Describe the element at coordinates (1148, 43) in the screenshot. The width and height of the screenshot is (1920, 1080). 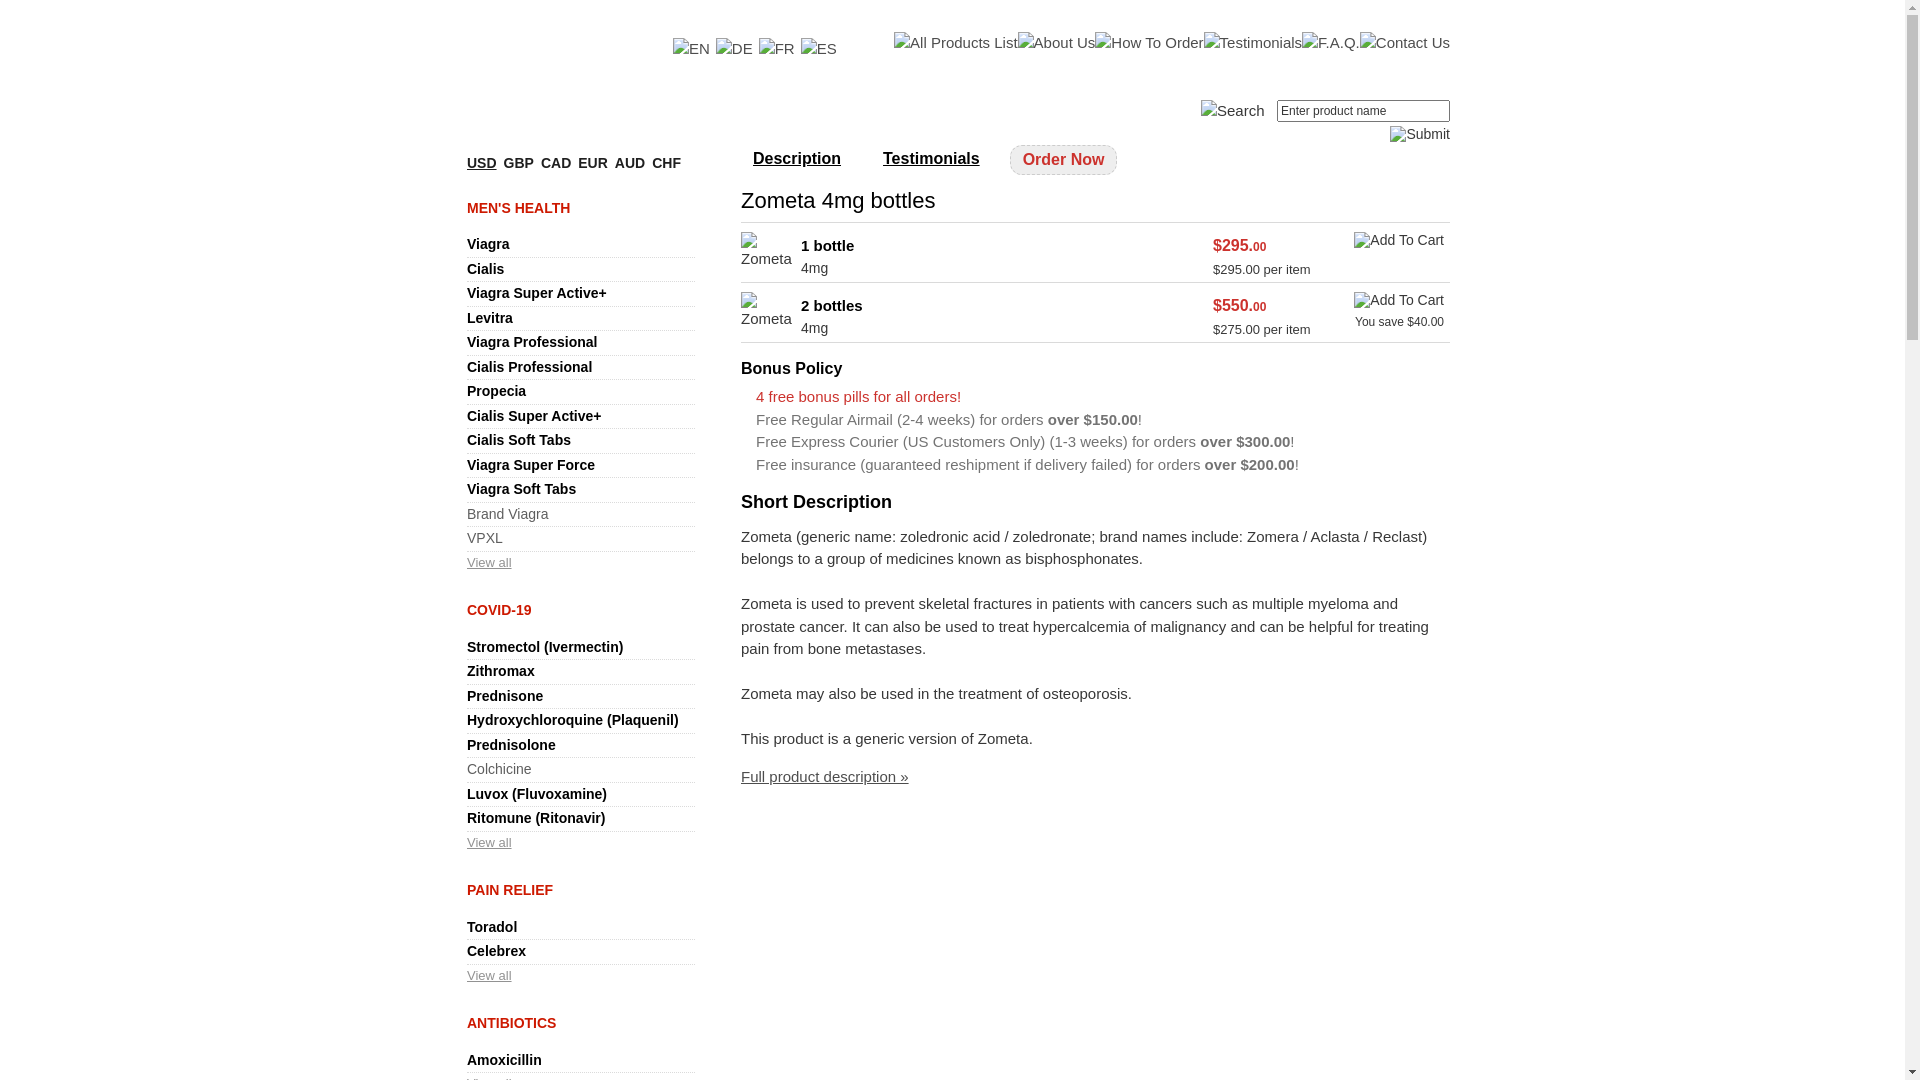
I see `'How To Order'` at that location.